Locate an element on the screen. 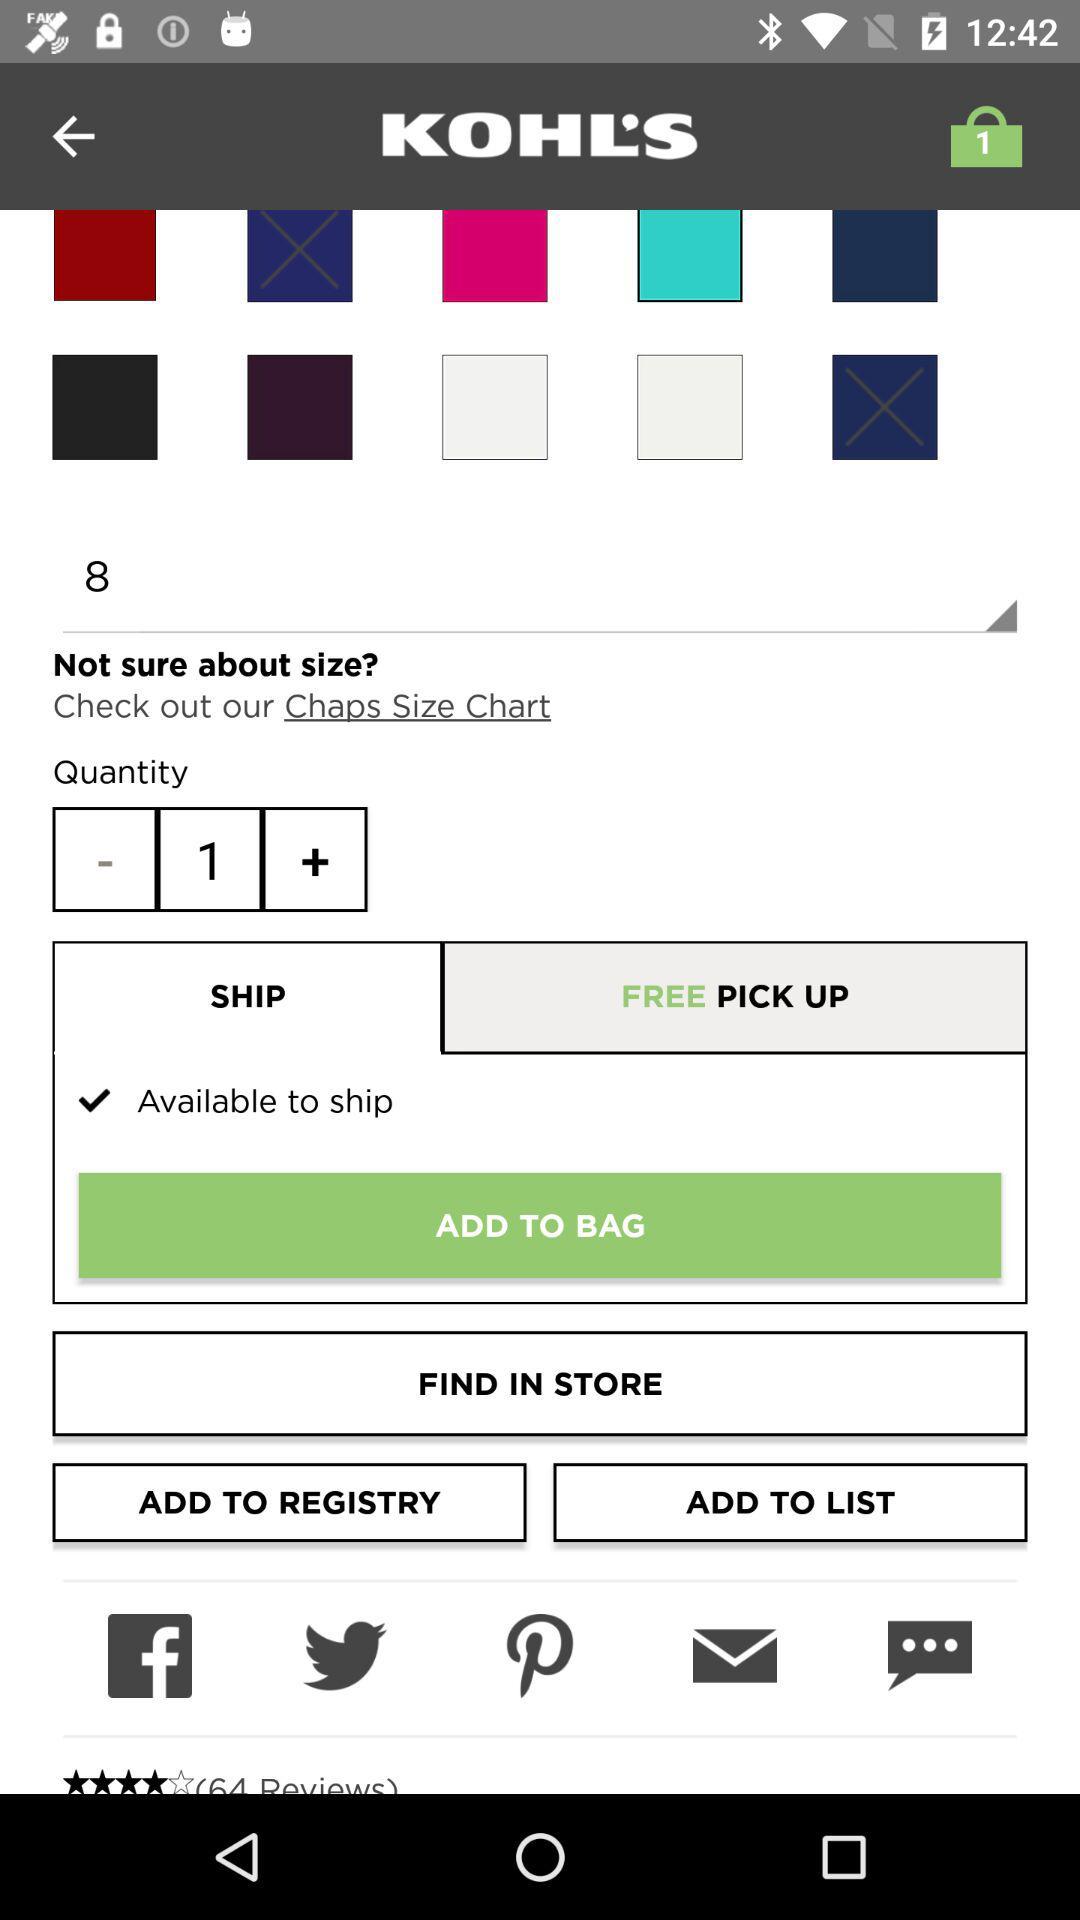 Image resolution: width=1080 pixels, height=1920 pixels. black color for item is located at coordinates (300, 406).